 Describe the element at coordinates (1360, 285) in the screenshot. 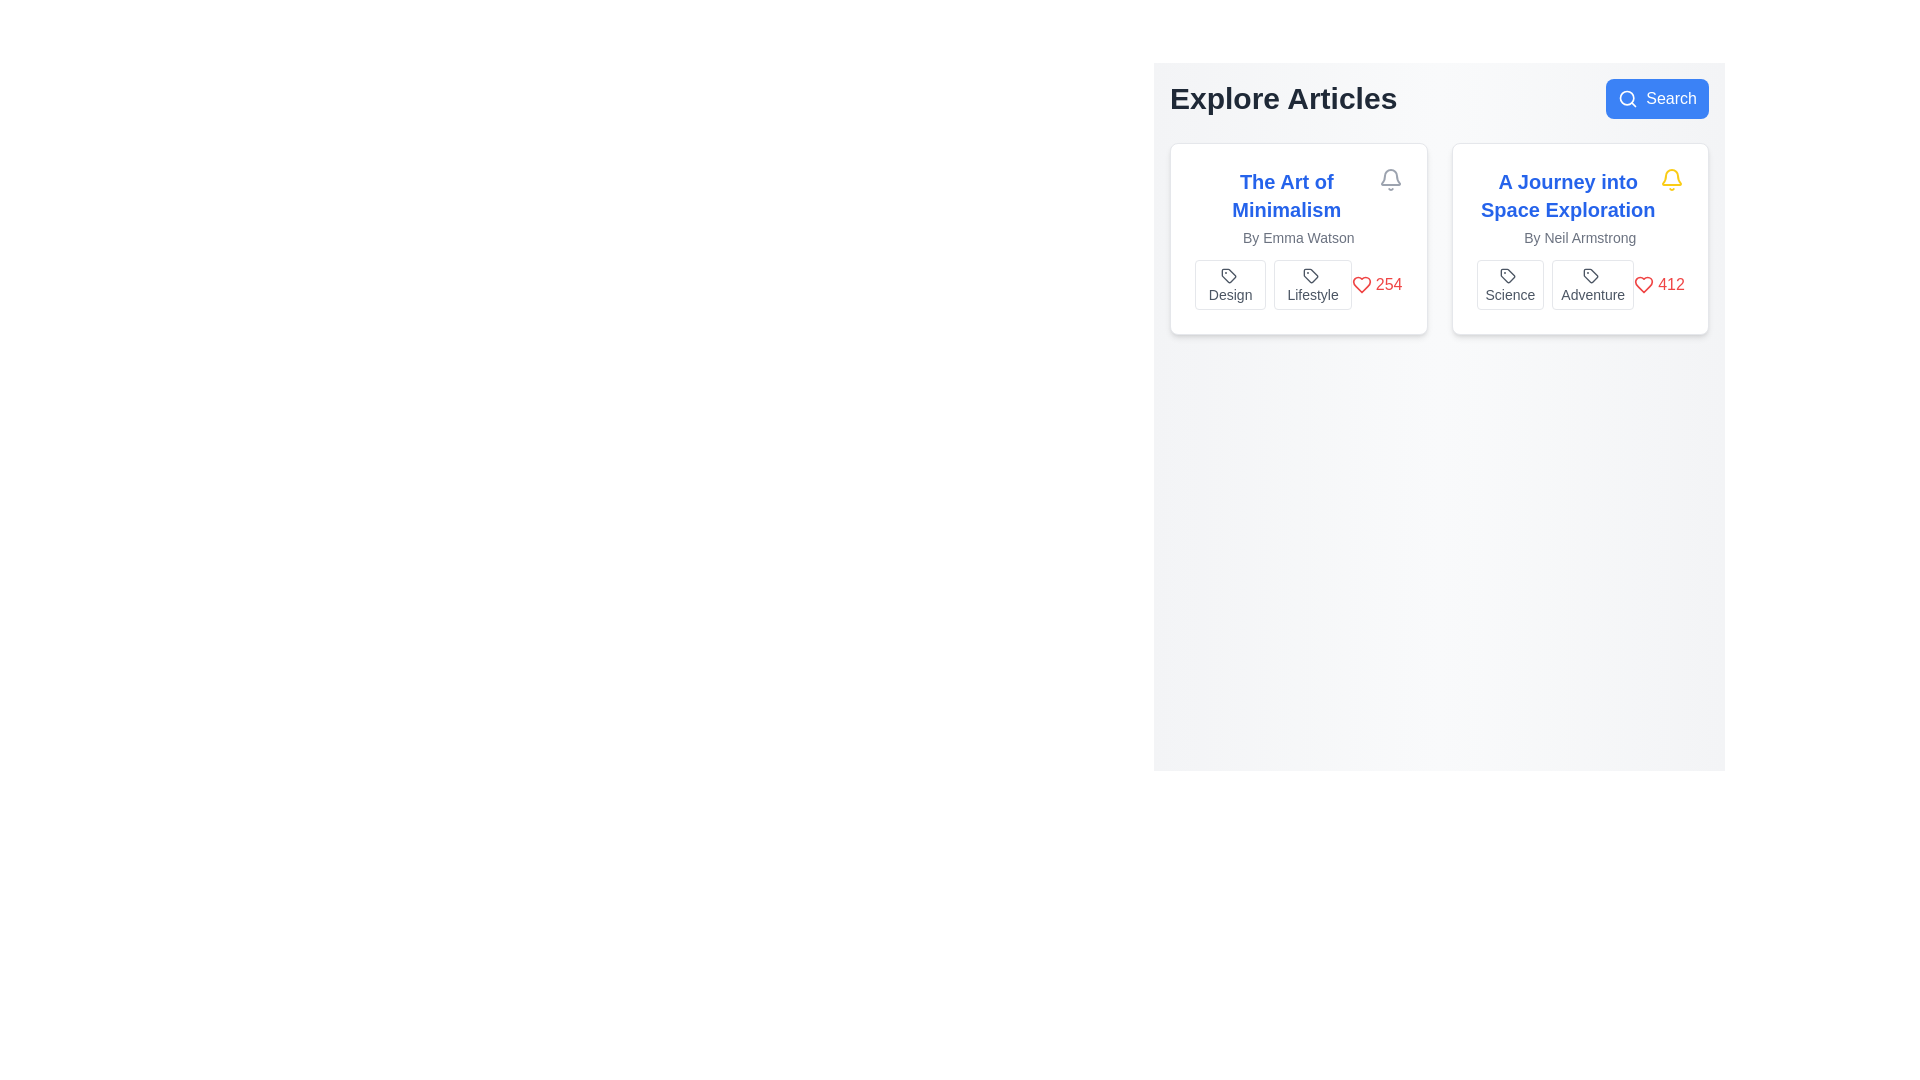

I see `the heart indicator icon located in the first article card labeled 'The Art of Minimalism', positioned to the left of the count '254'` at that location.